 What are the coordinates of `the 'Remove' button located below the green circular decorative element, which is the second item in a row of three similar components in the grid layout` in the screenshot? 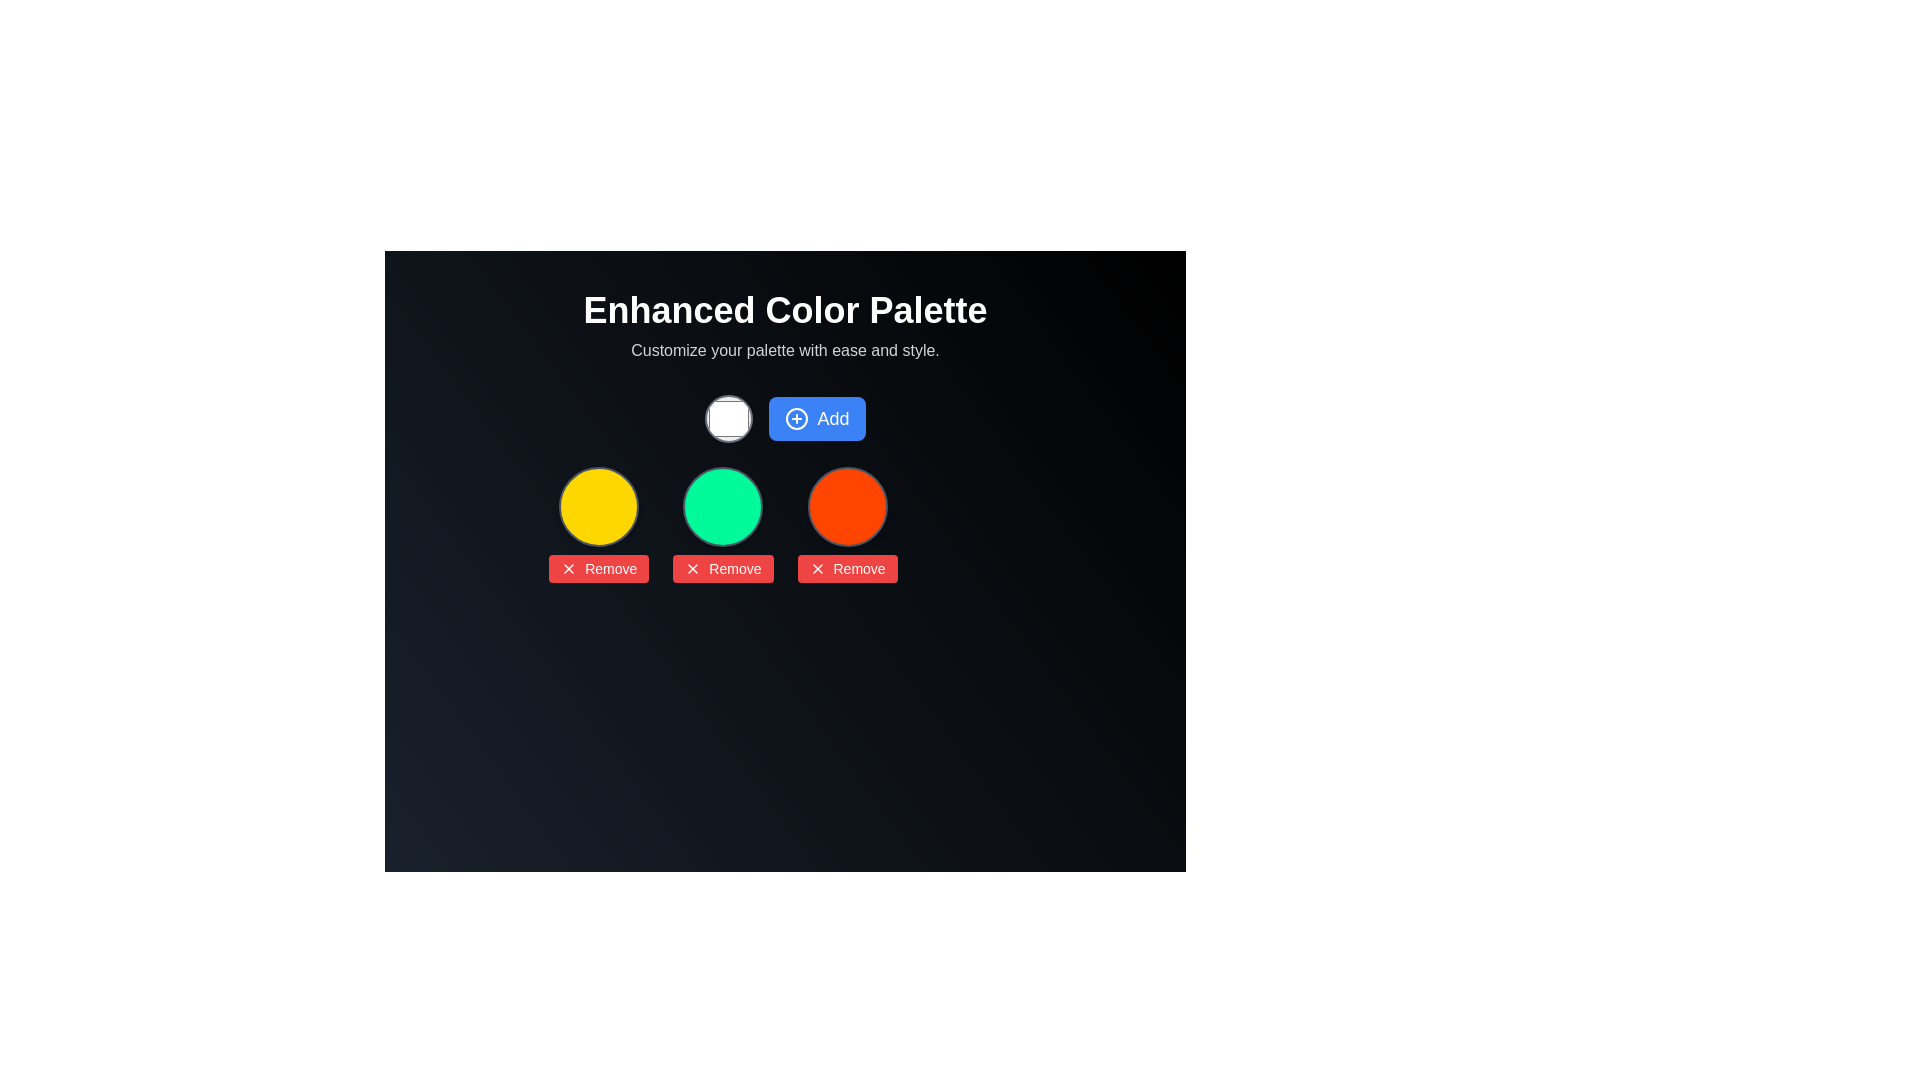 It's located at (722, 523).